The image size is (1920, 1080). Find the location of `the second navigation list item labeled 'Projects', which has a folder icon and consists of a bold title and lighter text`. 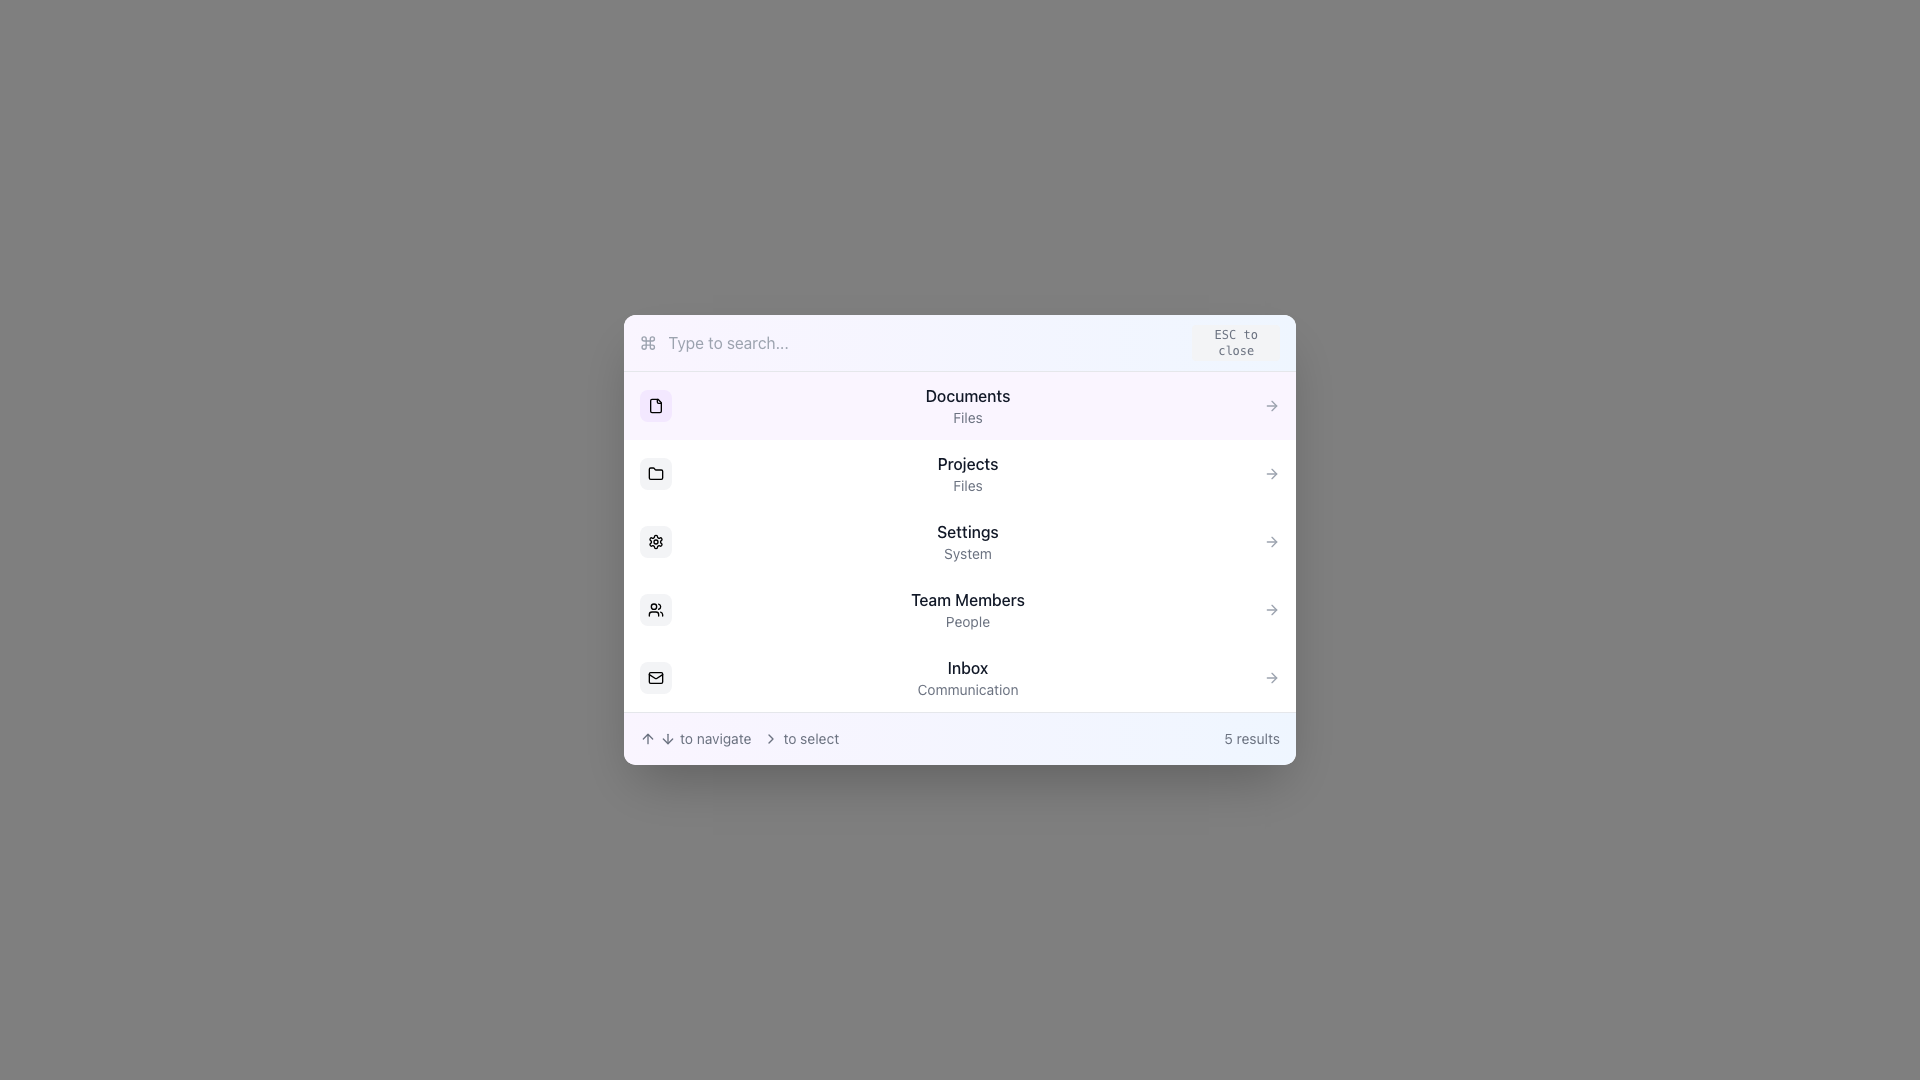

the second navigation list item labeled 'Projects', which has a folder icon and consists of a bold title and lighter text is located at coordinates (960, 474).